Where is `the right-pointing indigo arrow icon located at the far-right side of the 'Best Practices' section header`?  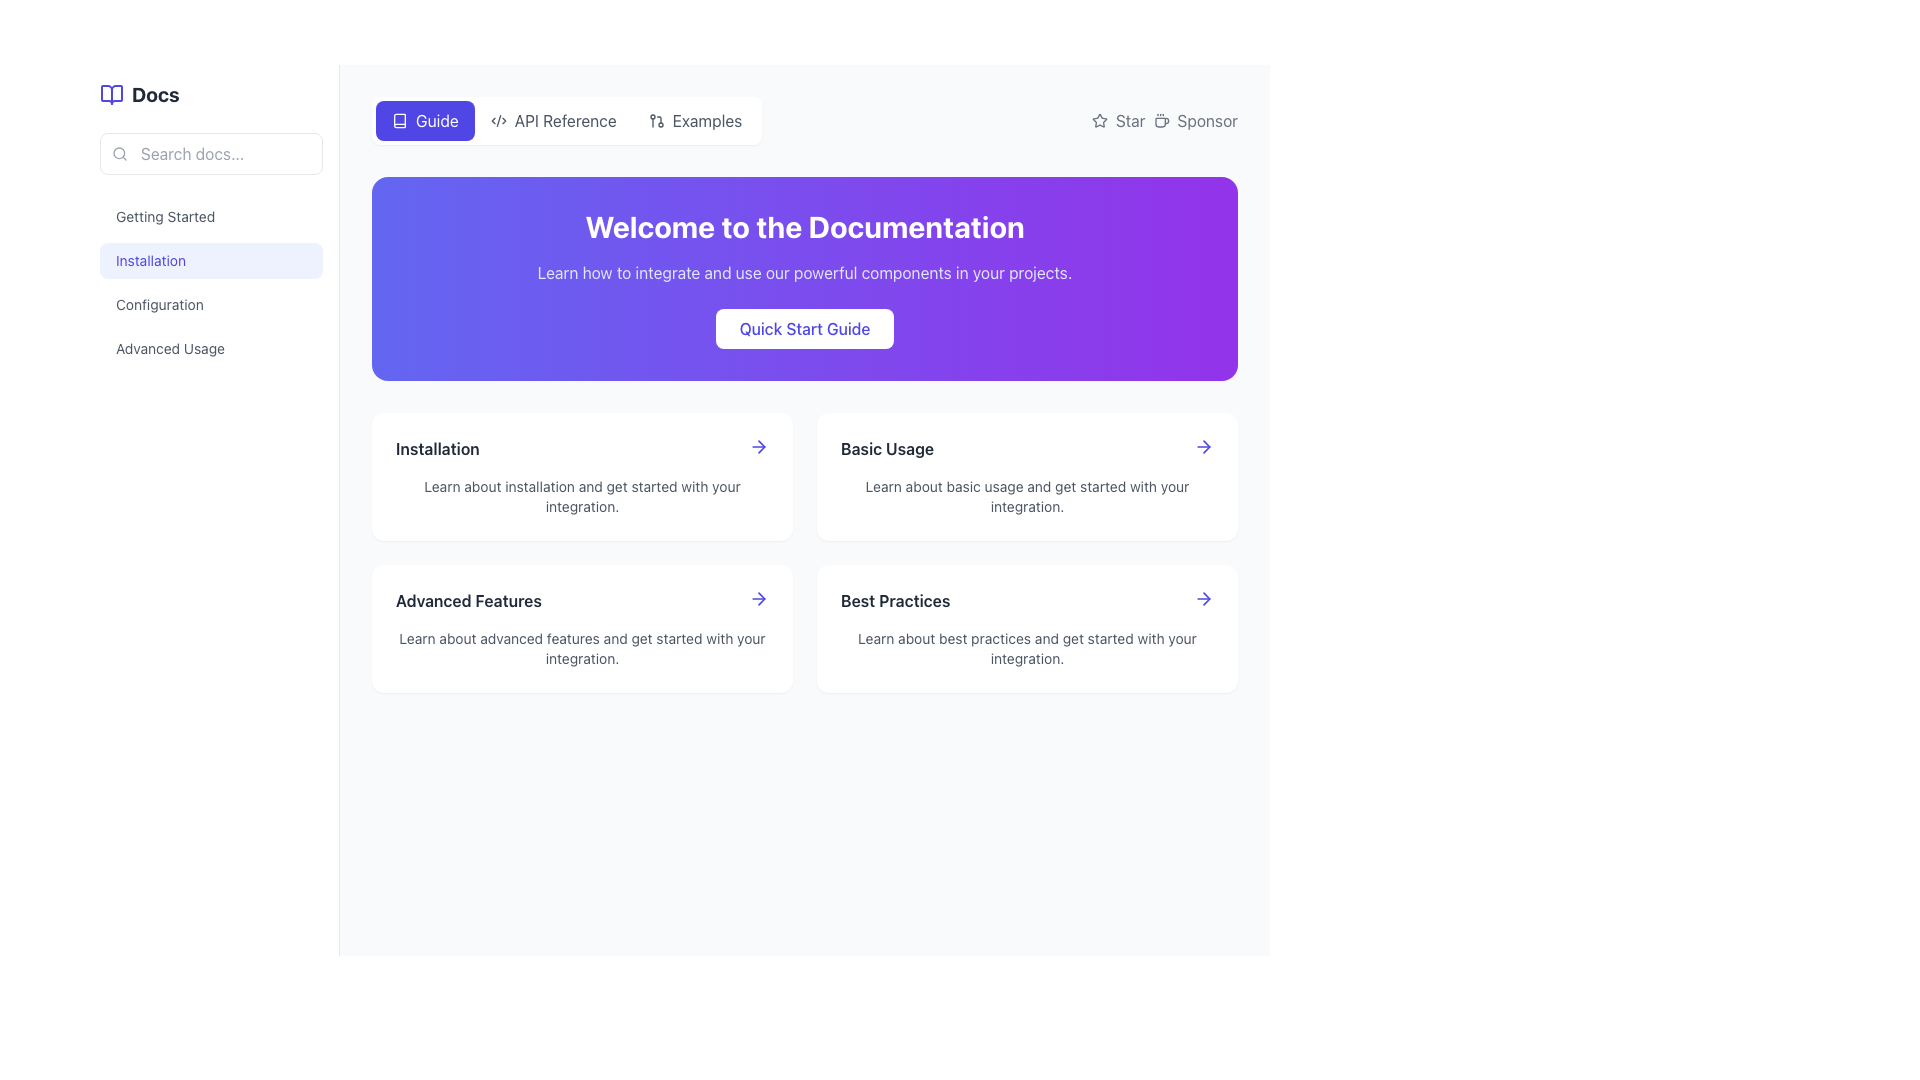
the right-pointing indigo arrow icon located at the far-right side of the 'Best Practices' section header is located at coordinates (1203, 597).